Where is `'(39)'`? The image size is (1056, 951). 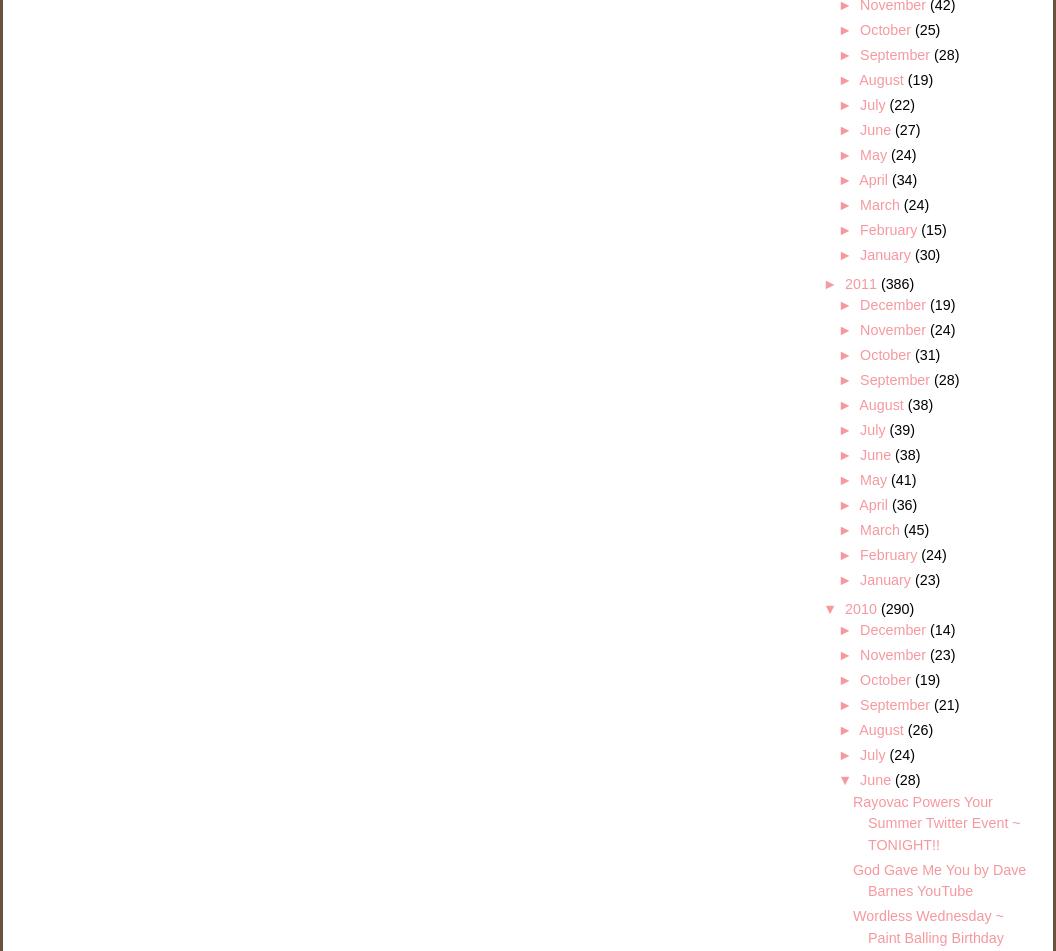
'(39)' is located at coordinates (900, 430).